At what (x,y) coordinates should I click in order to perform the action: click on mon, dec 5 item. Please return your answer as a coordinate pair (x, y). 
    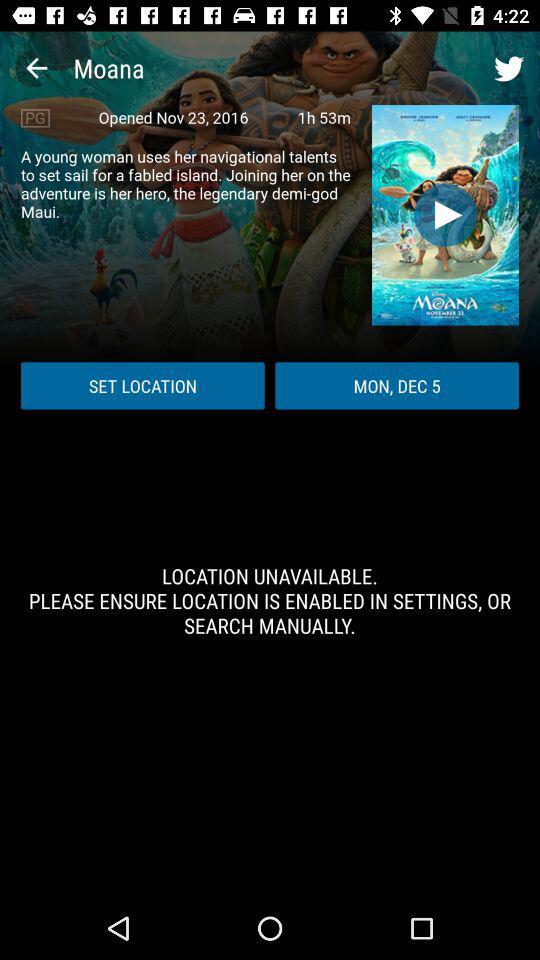
    Looking at the image, I should click on (397, 384).